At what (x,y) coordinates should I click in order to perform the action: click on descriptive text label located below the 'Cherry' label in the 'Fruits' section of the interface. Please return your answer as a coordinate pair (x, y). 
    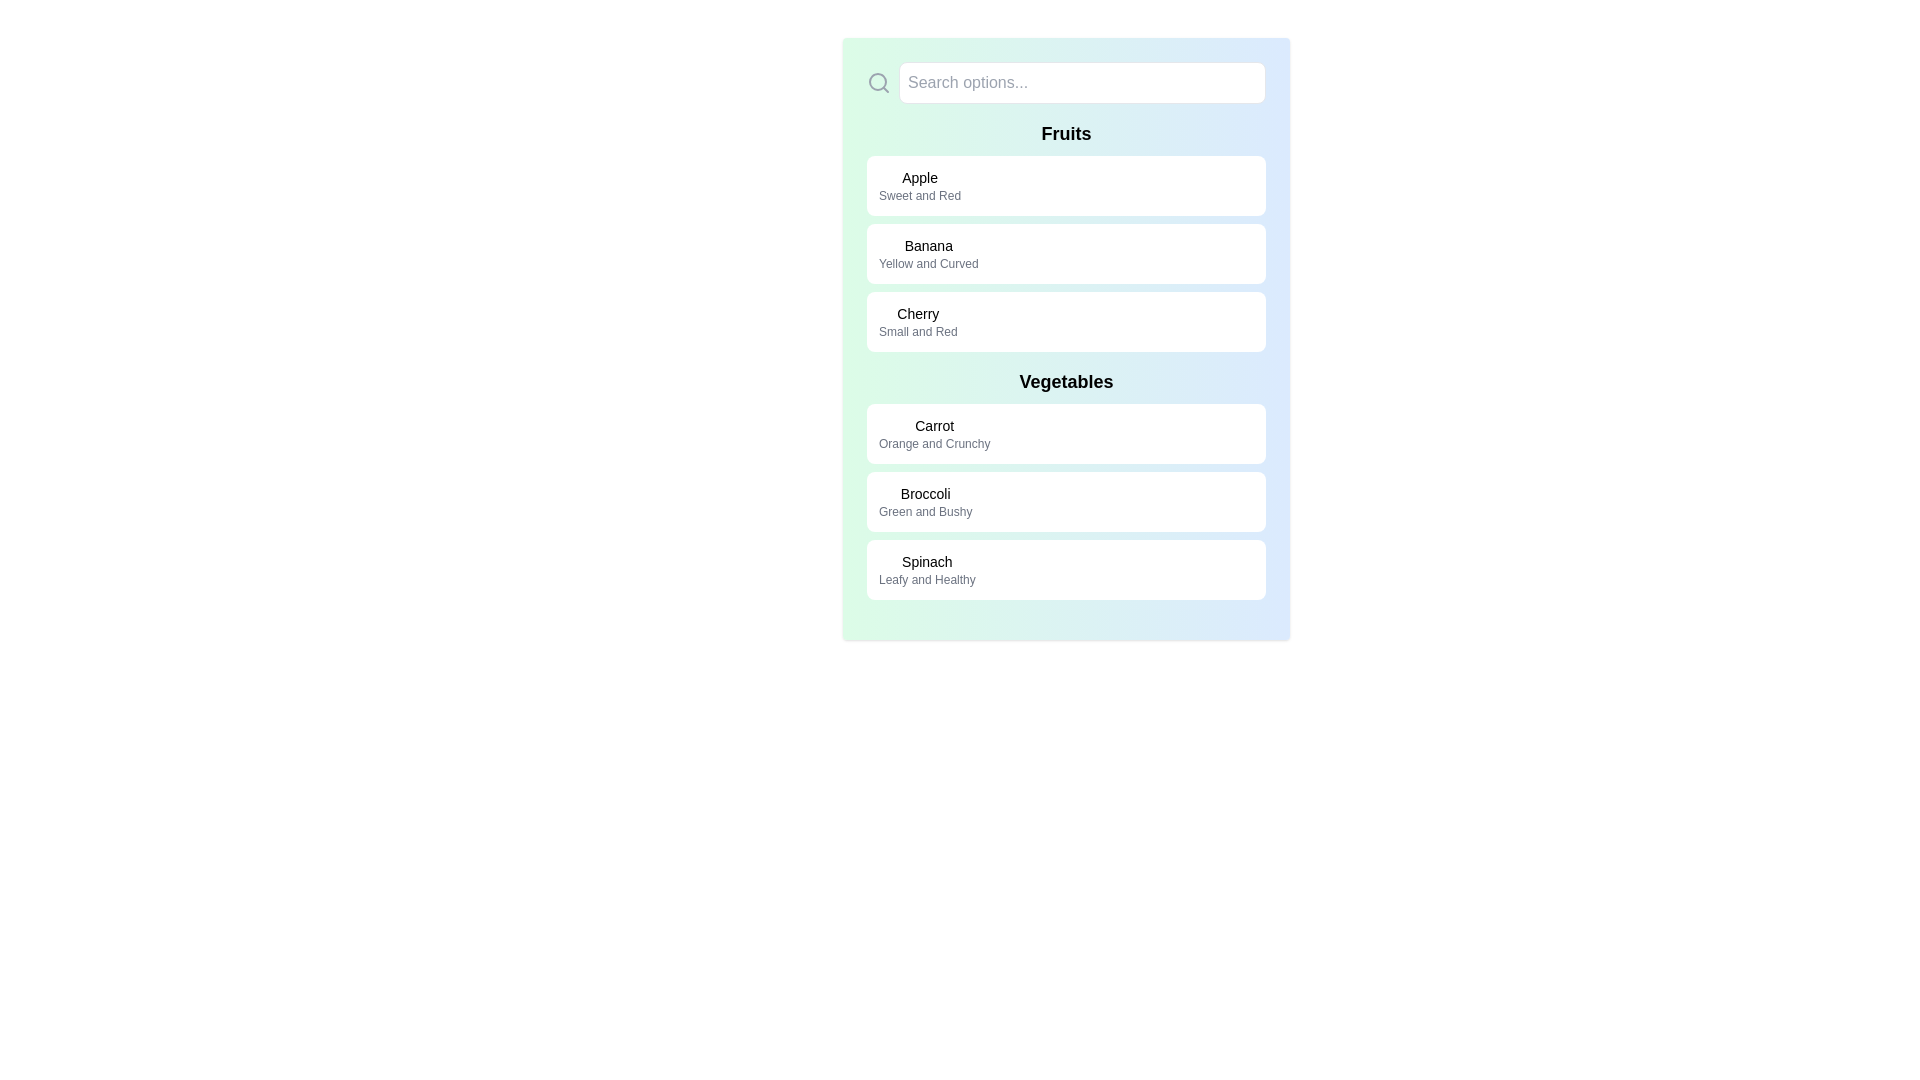
    Looking at the image, I should click on (917, 330).